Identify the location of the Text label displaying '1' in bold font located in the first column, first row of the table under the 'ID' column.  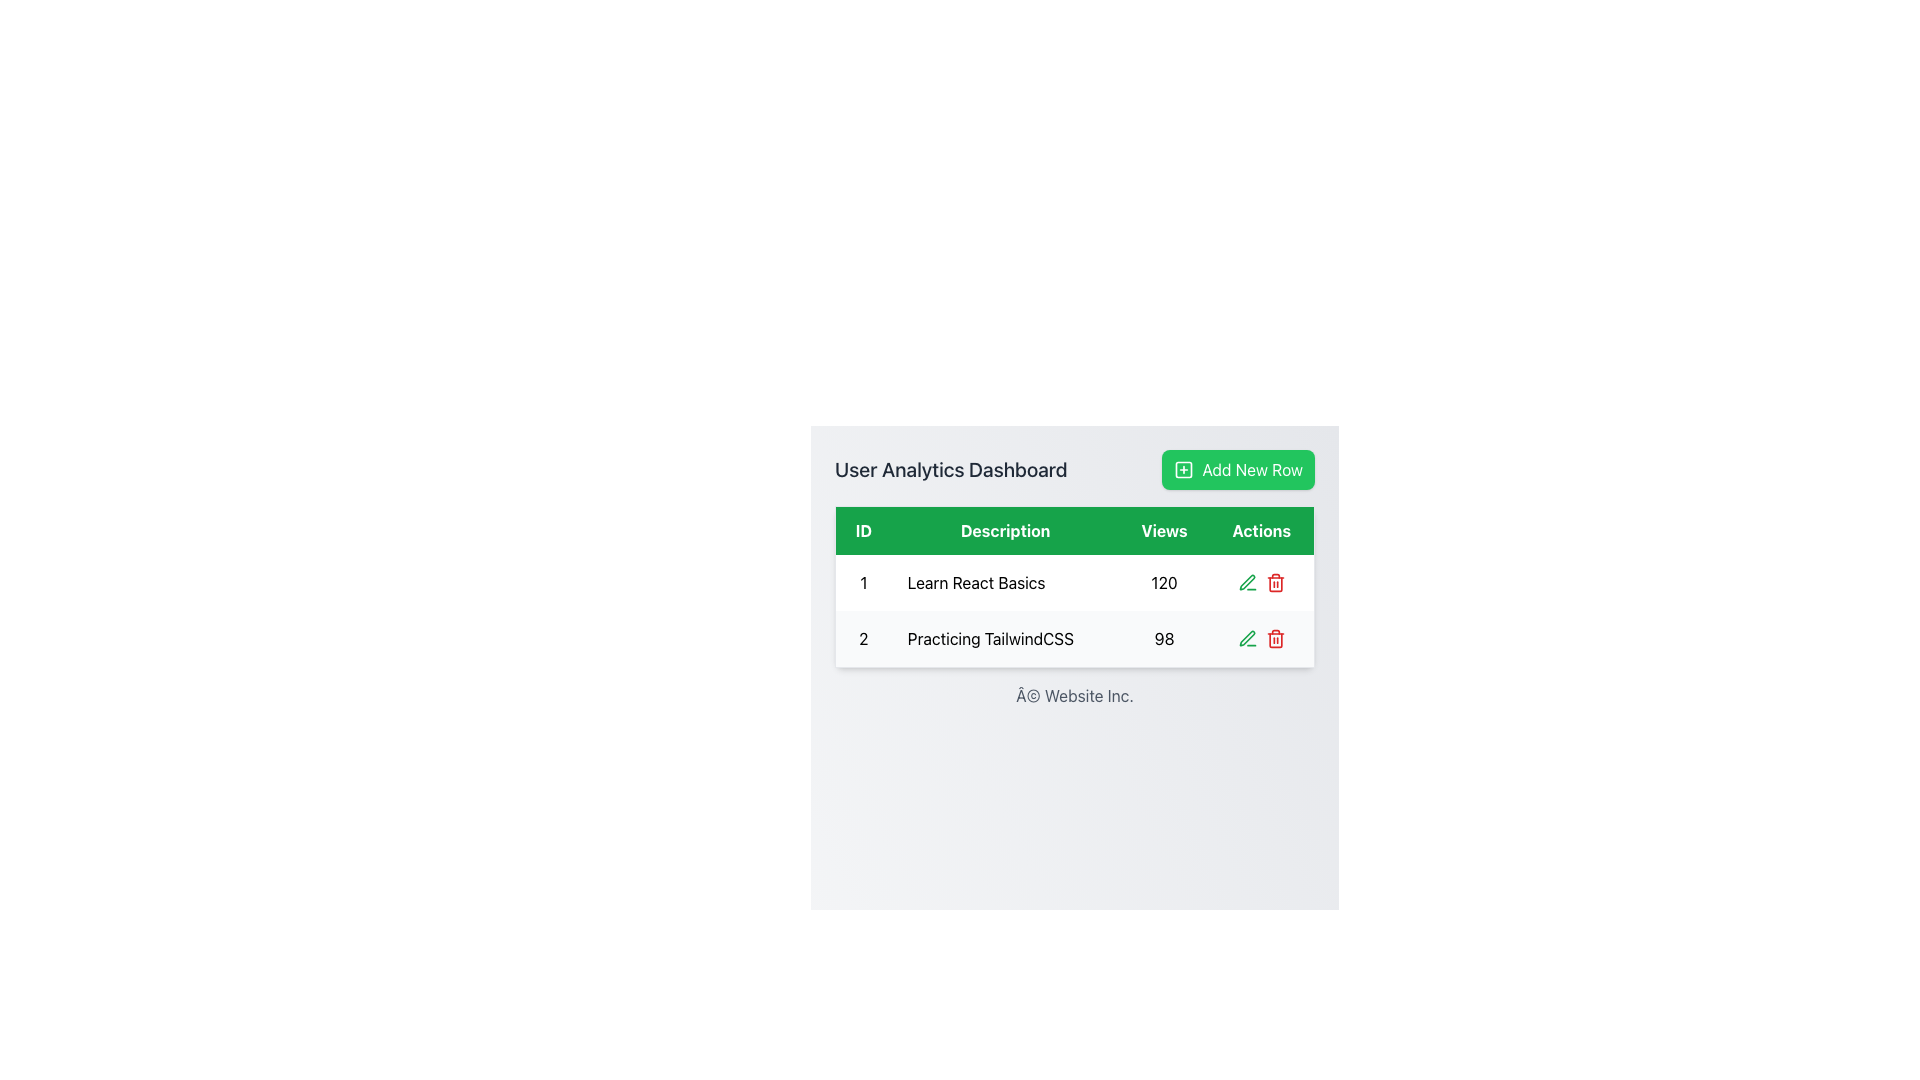
(863, 582).